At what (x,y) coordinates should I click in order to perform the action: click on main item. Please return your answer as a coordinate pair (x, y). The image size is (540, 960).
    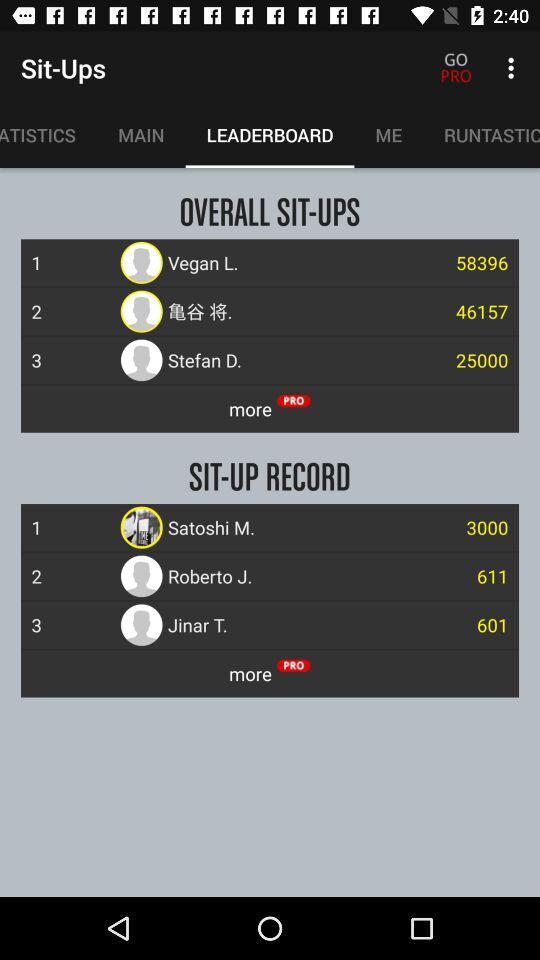
    Looking at the image, I should click on (140, 134).